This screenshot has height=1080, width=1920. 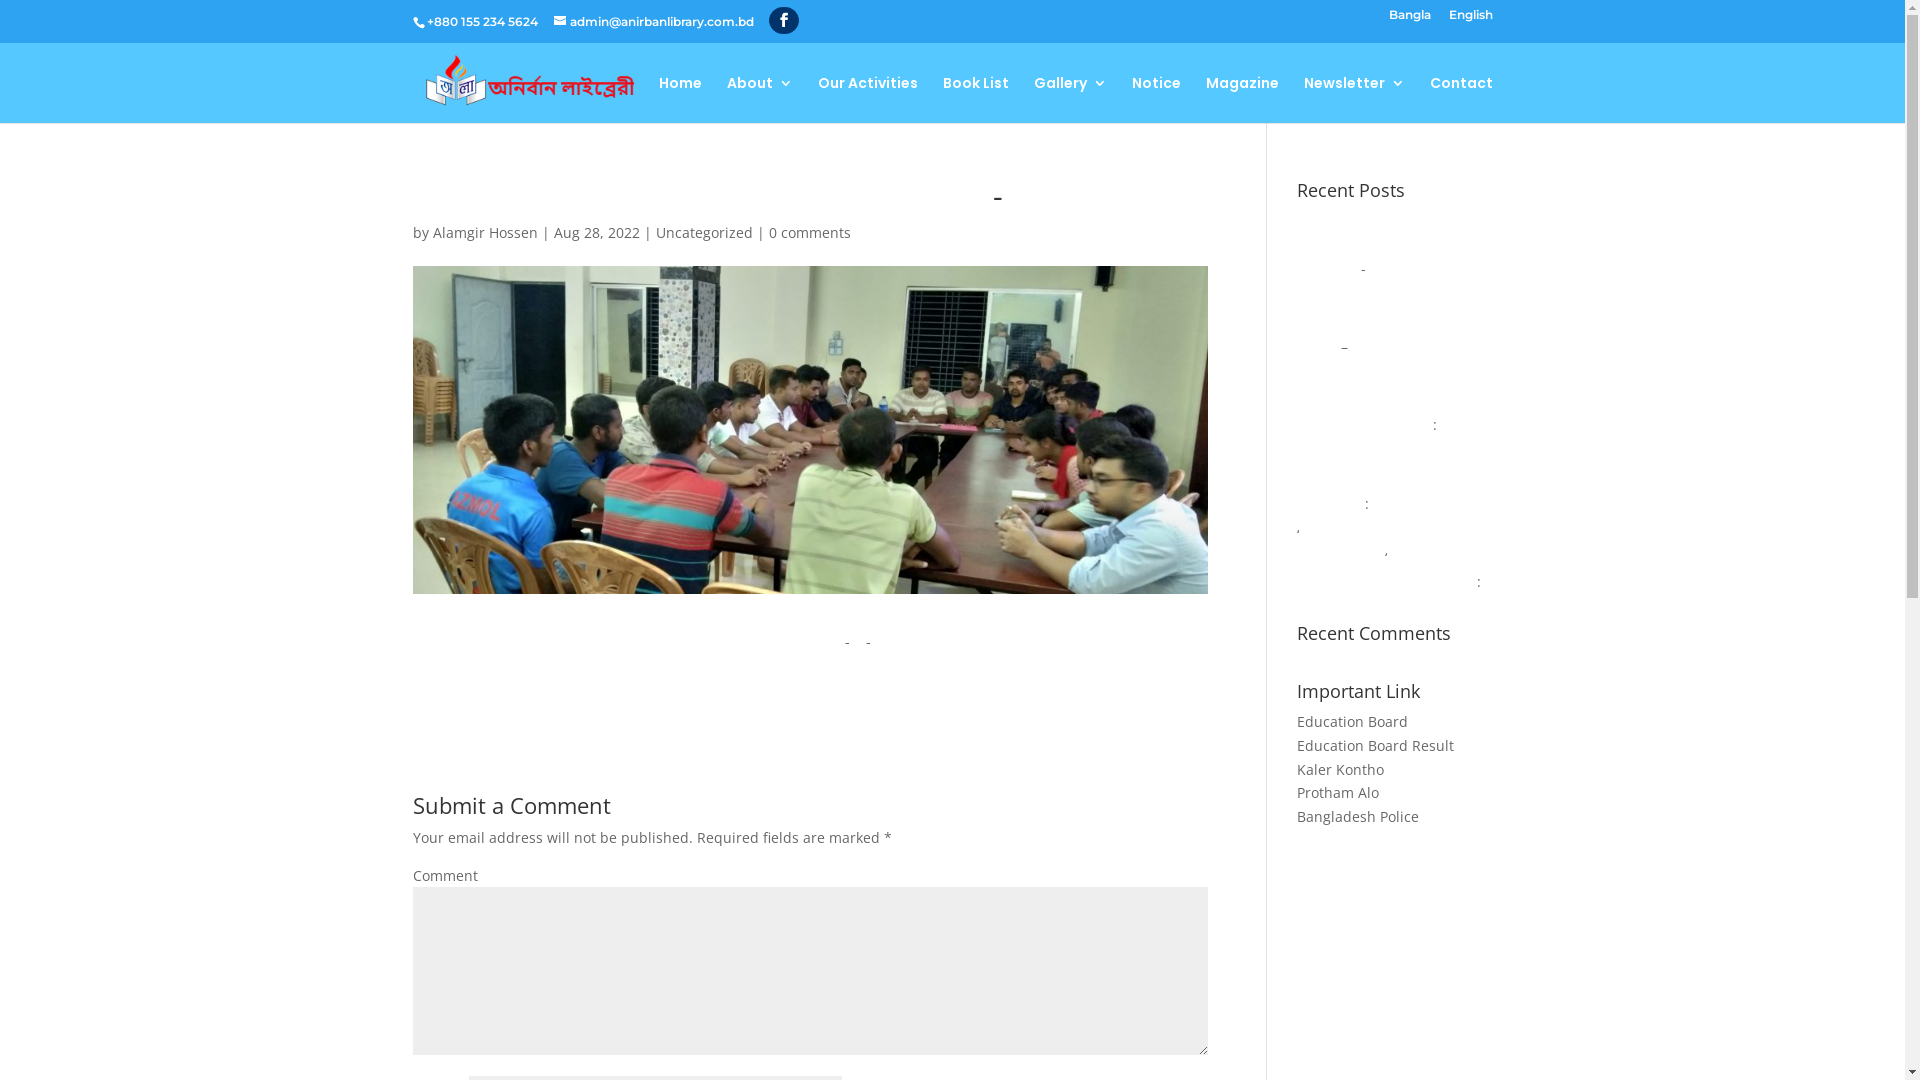 What do you see at coordinates (1296, 721) in the screenshot?
I see `'Education Board'` at bounding box center [1296, 721].